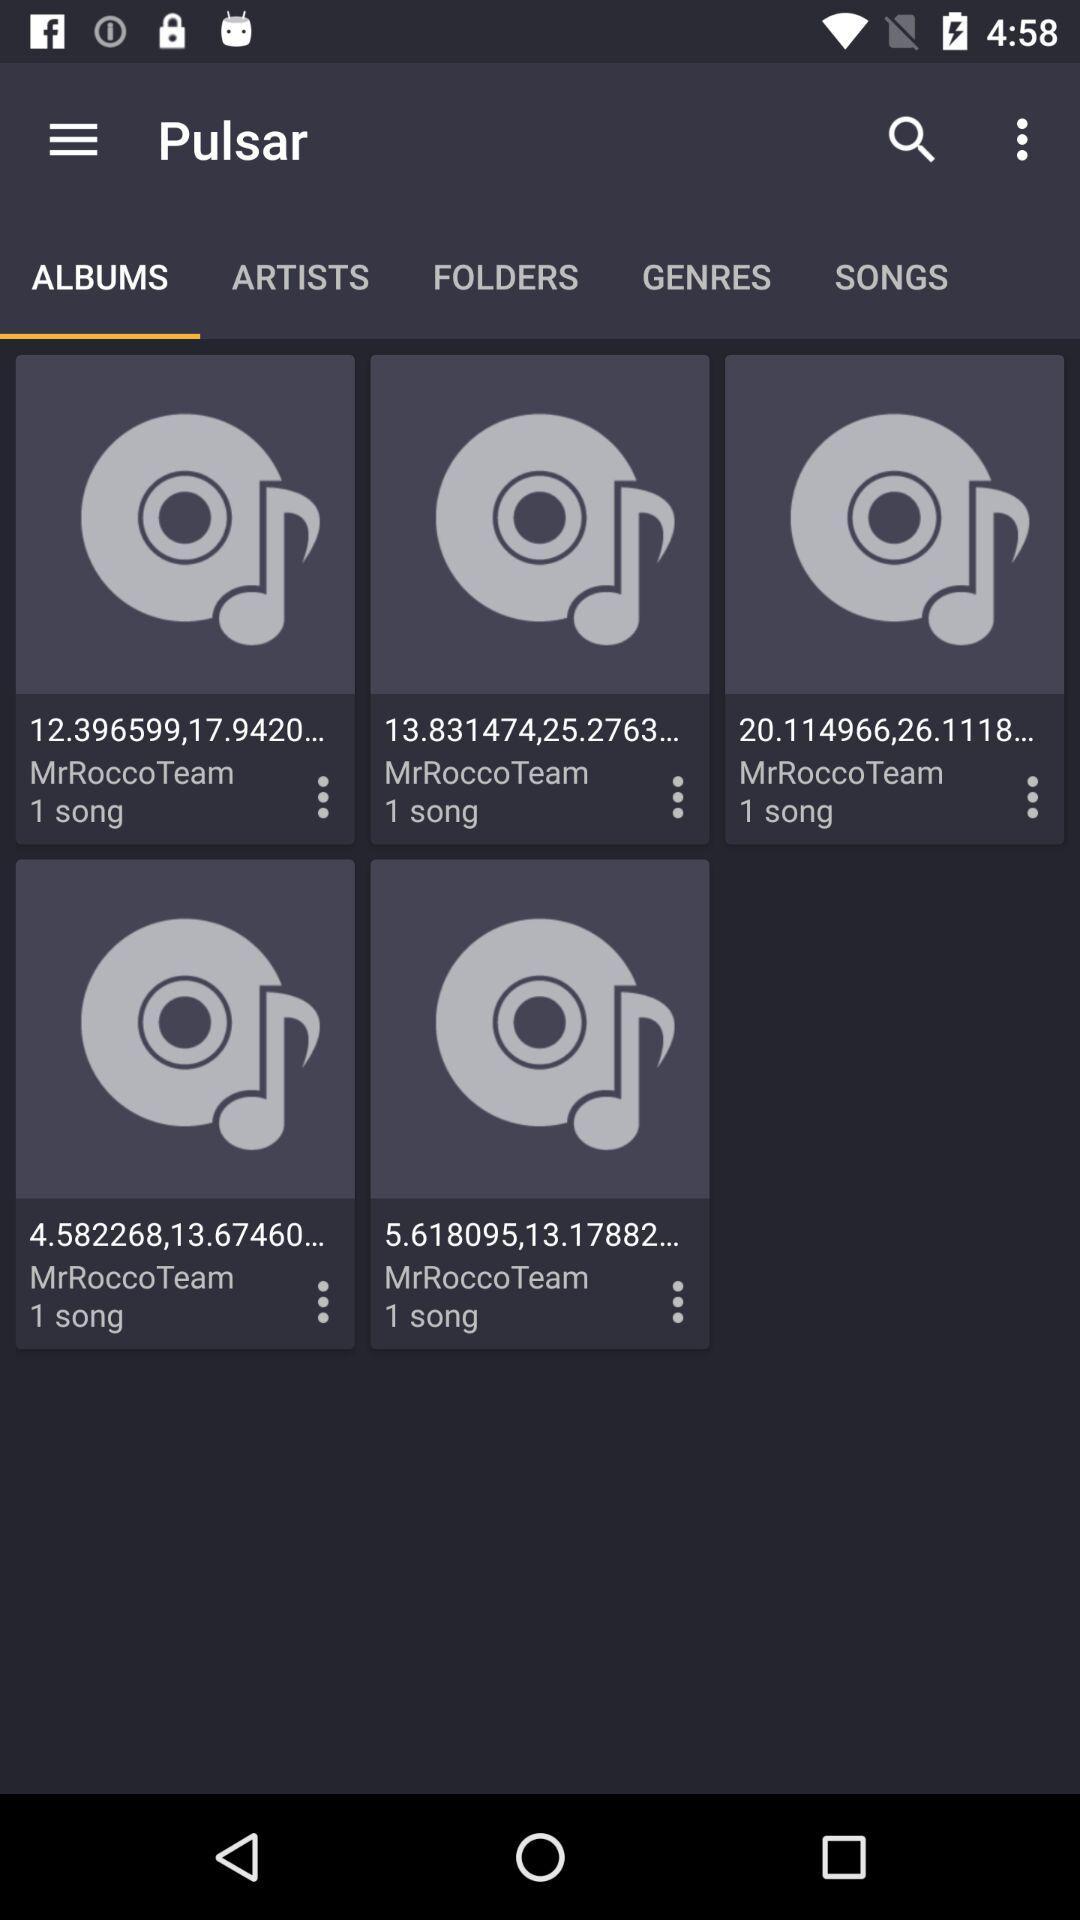 This screenshot has width=1080, height=1920. Describe the element at coordinates (911, 138) in the screenshot. I see `the item above the songs item` at that location.